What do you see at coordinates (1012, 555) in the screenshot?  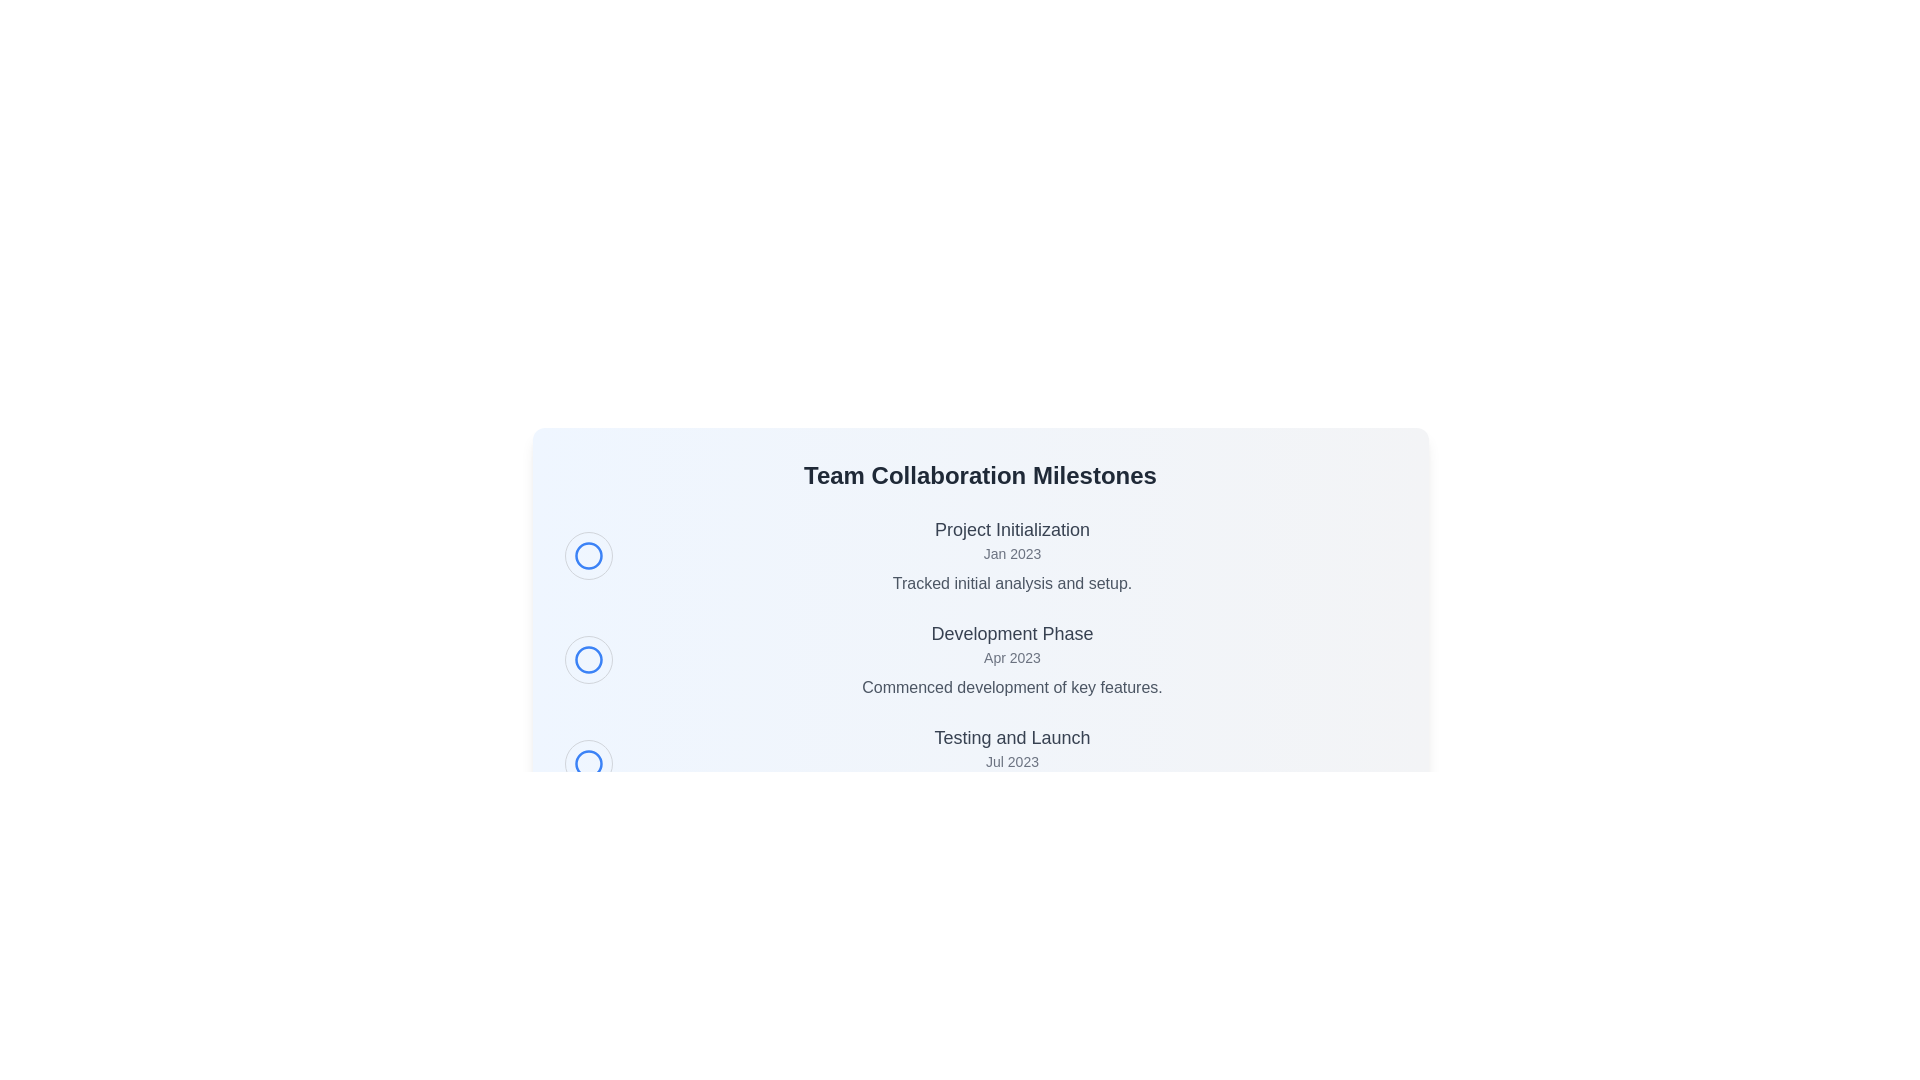 I see `the first milestone entry in the 'Team Collaboration Milestones' list, which provides a title, date, and additional description` at bounding box center [1012, 555].